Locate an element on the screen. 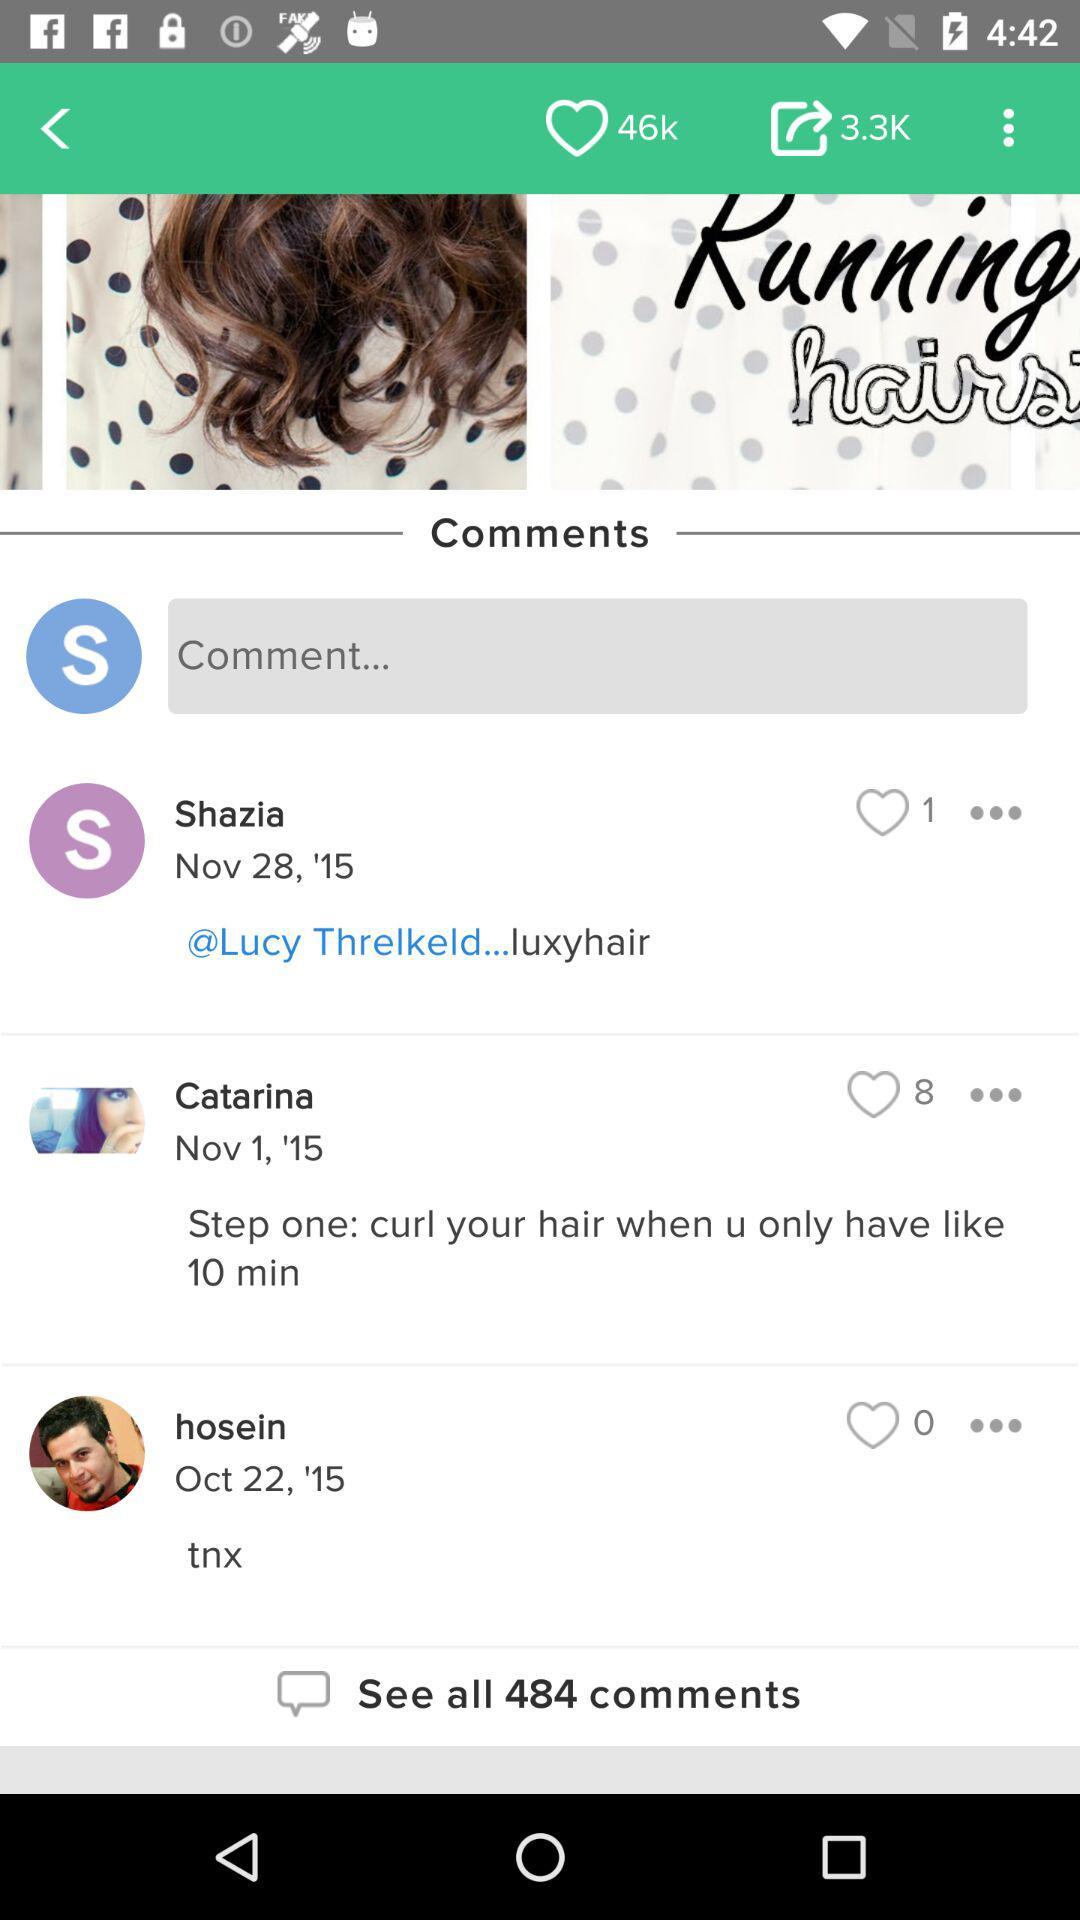 Image resolution: width=1080 pixels, height=1920 pixels. something is located at coordinates (995, 1093).